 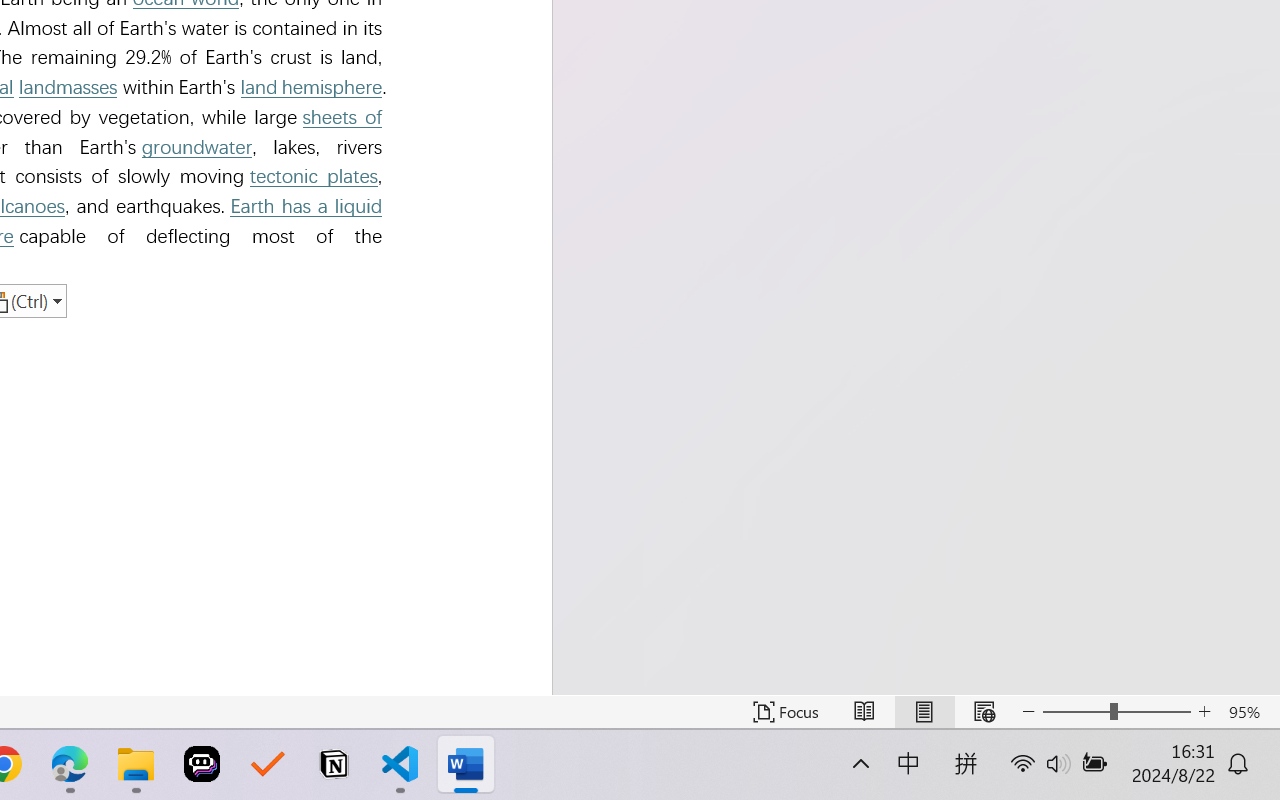 What do you see at coordinates (310, 87) in the screenshot?
I see `'land hemisphere'` at bounding box center [310, 87].